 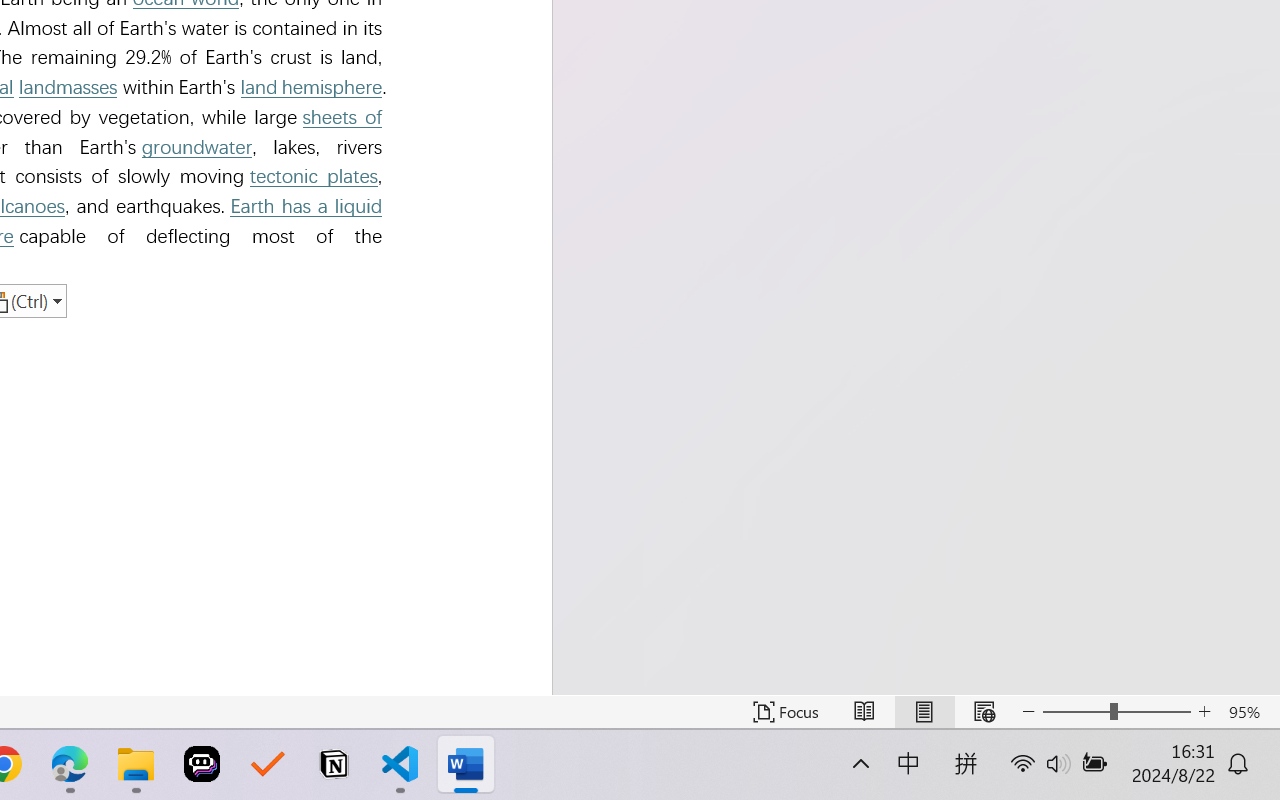 What do you see at coordinates (310, 87) in the screenshot?
I see `'land hemisphere'` at bounding box center [310, 87].